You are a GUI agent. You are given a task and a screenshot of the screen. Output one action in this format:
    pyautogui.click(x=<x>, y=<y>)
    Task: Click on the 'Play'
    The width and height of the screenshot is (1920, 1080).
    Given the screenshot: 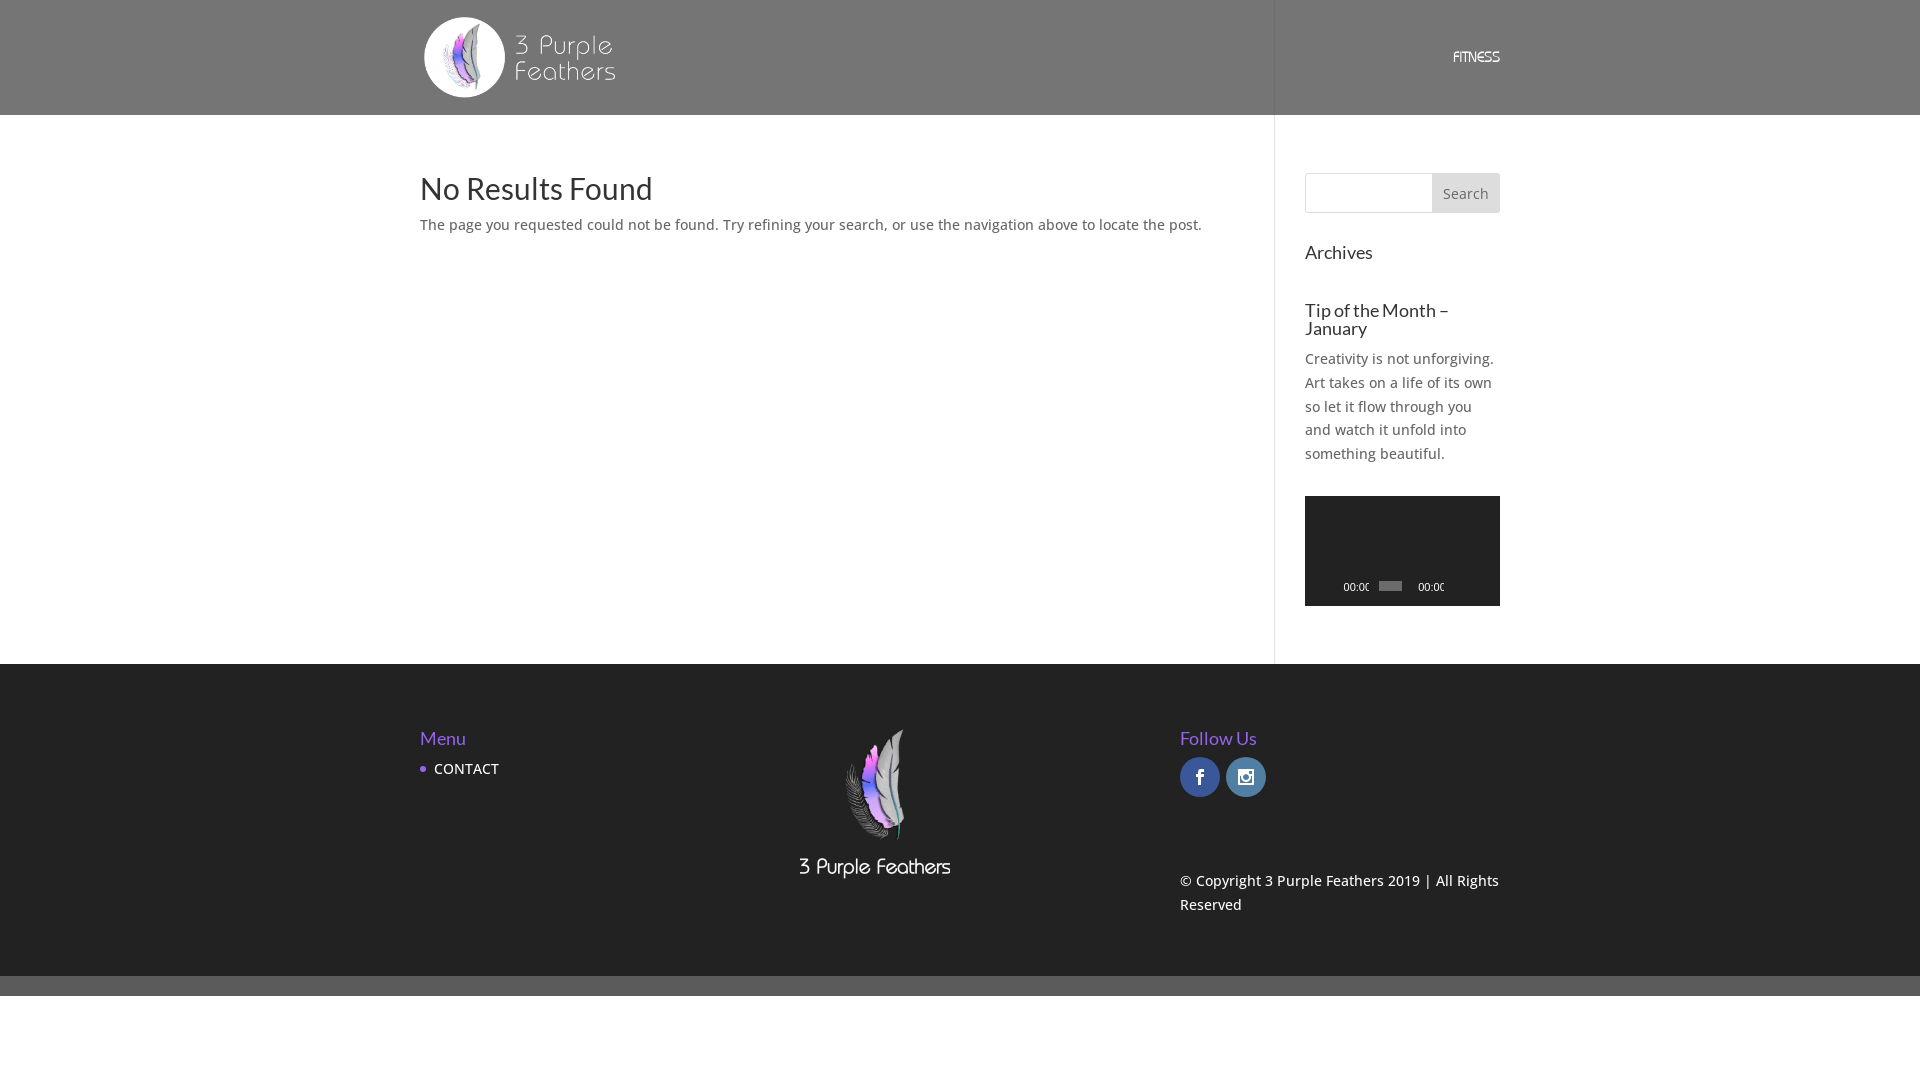 What is the action you would take?
    pyautogui.click(x=1330, y=585)
    